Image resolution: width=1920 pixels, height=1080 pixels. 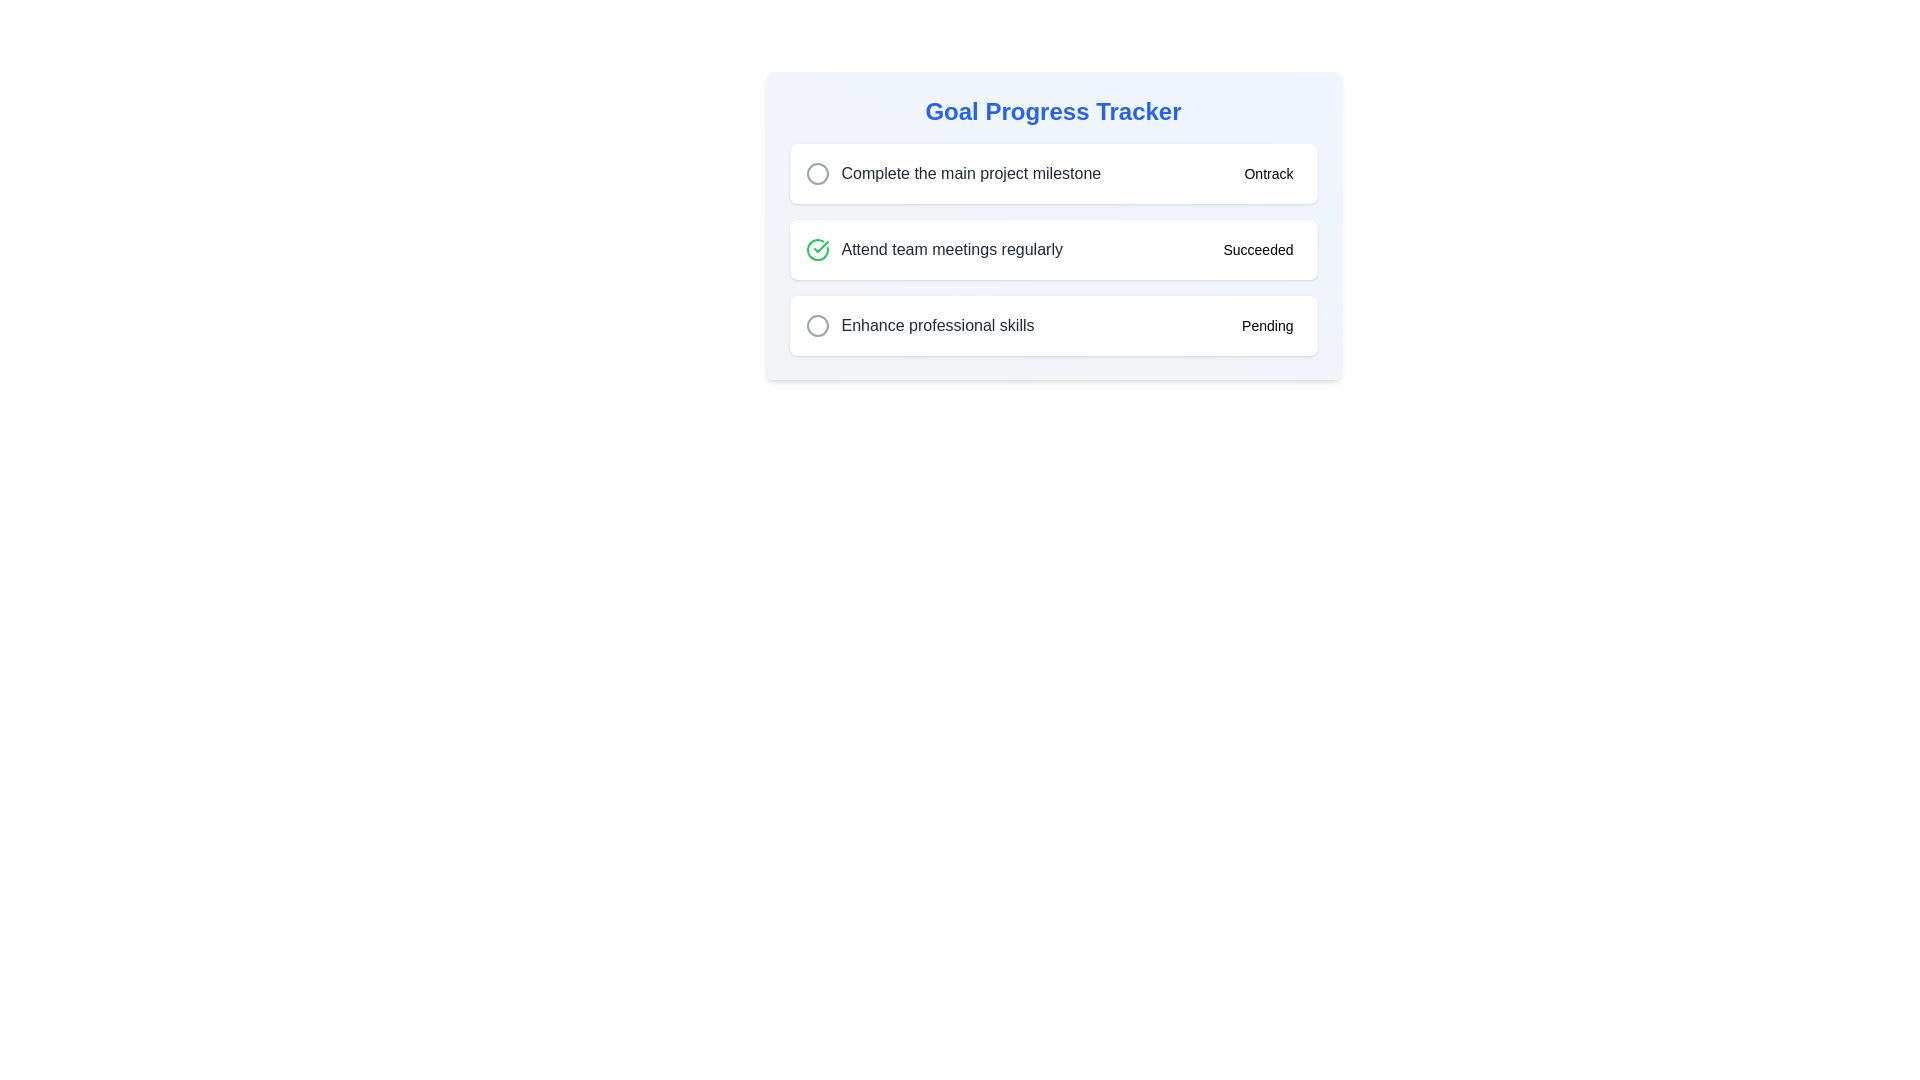 What do you see at coordinates (1052, 249) in the screenshot?
I see `the Goal card displaying 'Attend team meetings regularly' with status 'Succeeded', which is located in the middle of the visible list area` at bounding box center [1052, 249].